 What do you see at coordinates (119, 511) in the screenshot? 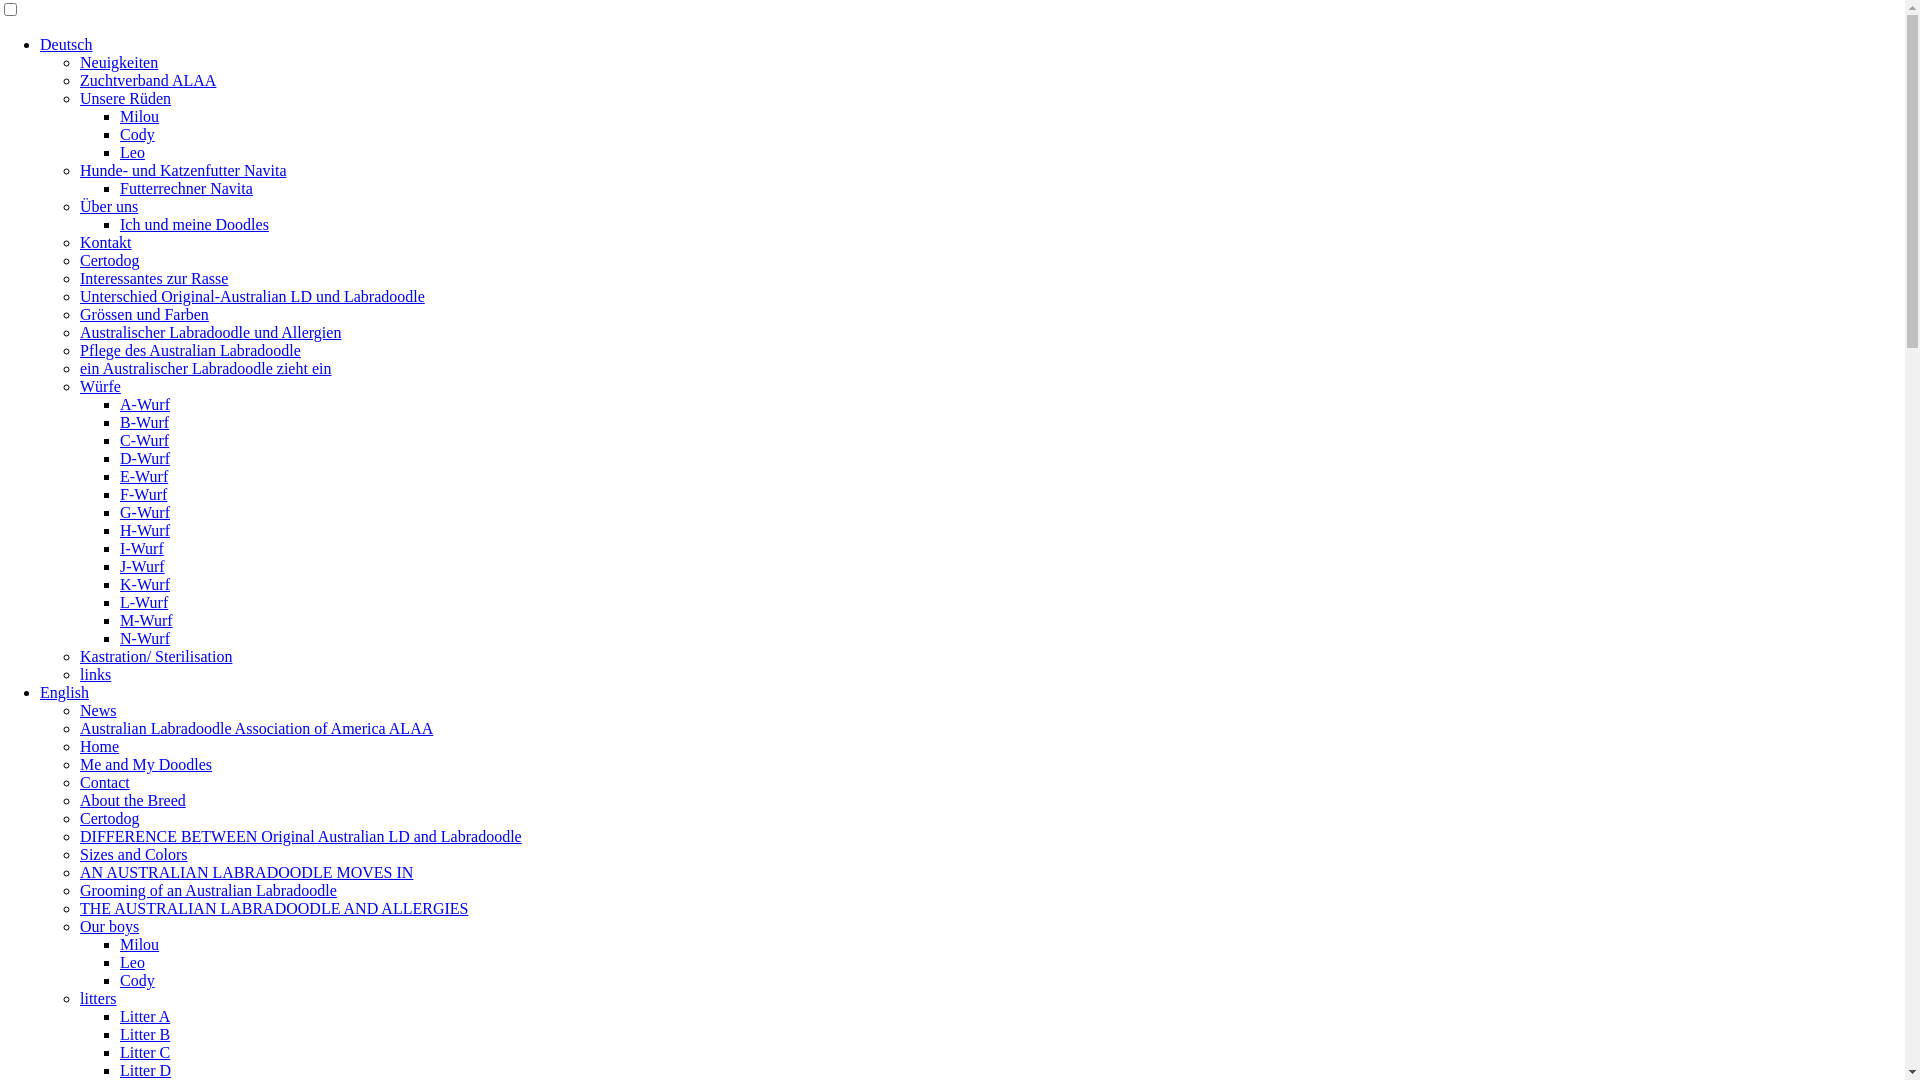
I see `'G-Wurf'` at bounding box center [119, 511].